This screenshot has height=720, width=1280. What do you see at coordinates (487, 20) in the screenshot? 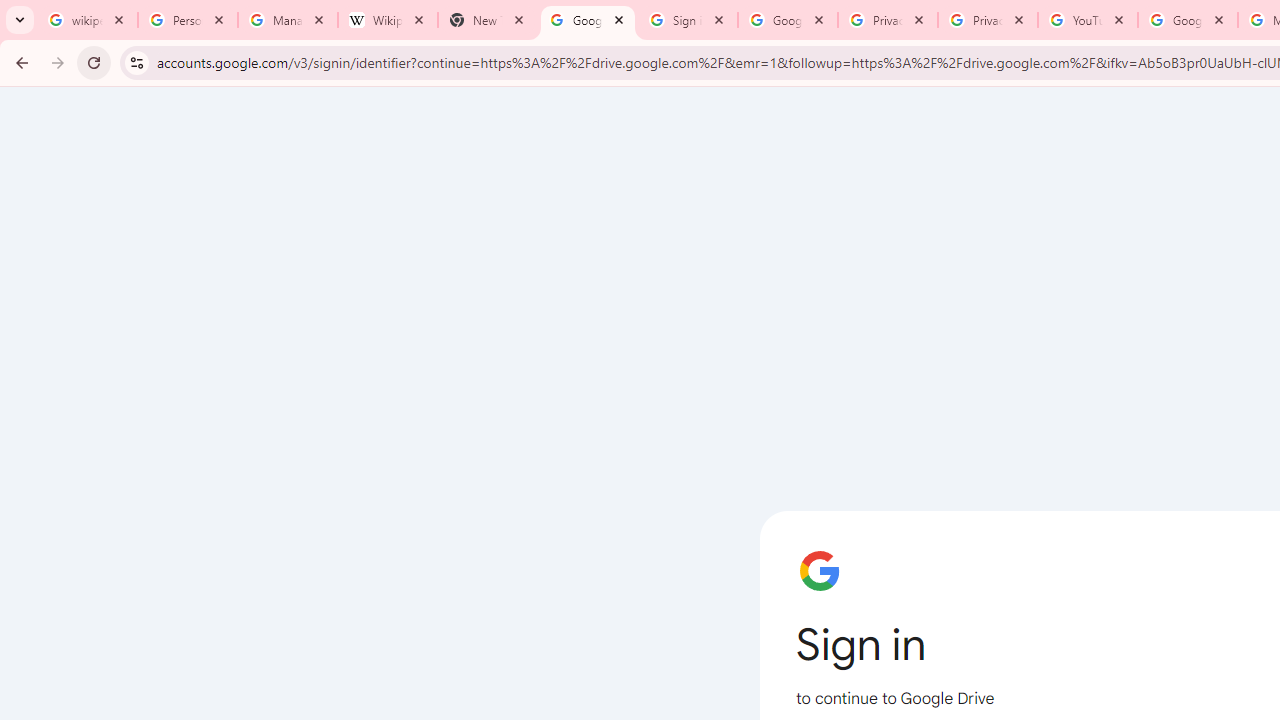
I see `'New Tab'` at bounding box center [487, 20].